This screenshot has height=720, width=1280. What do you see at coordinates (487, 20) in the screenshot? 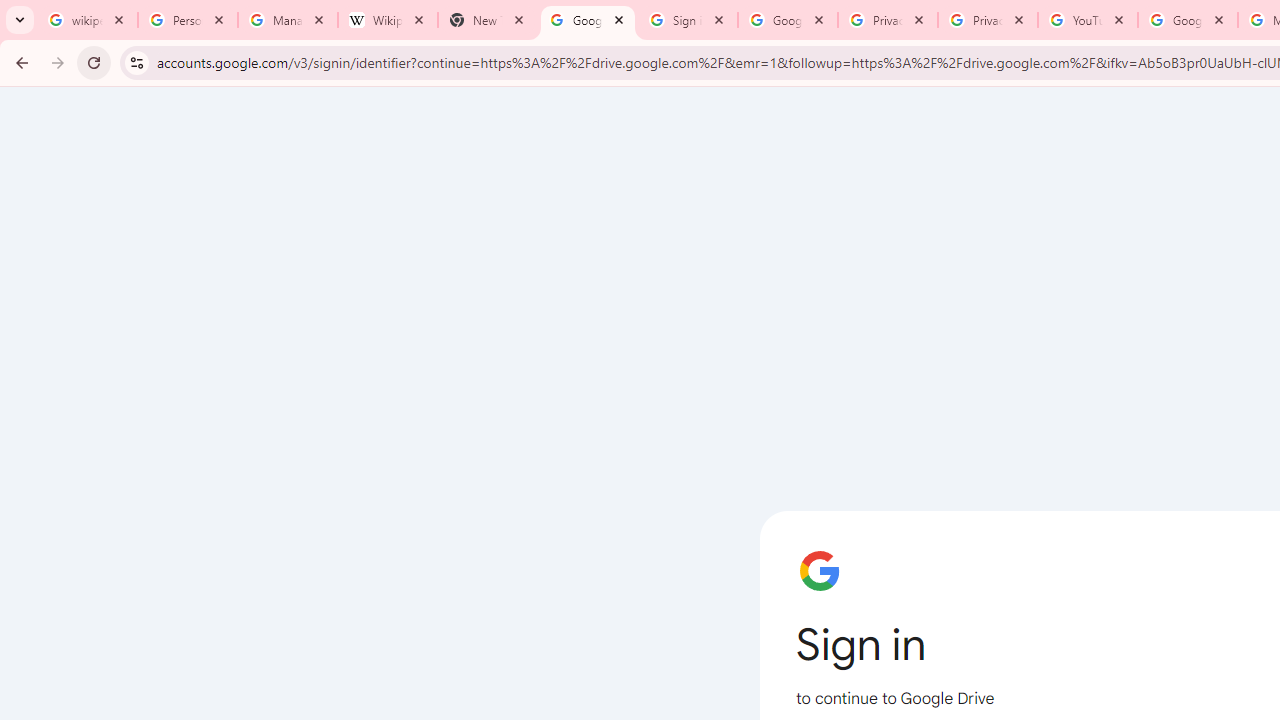
I see `'New Tab'` at bounding box center [487, 20].